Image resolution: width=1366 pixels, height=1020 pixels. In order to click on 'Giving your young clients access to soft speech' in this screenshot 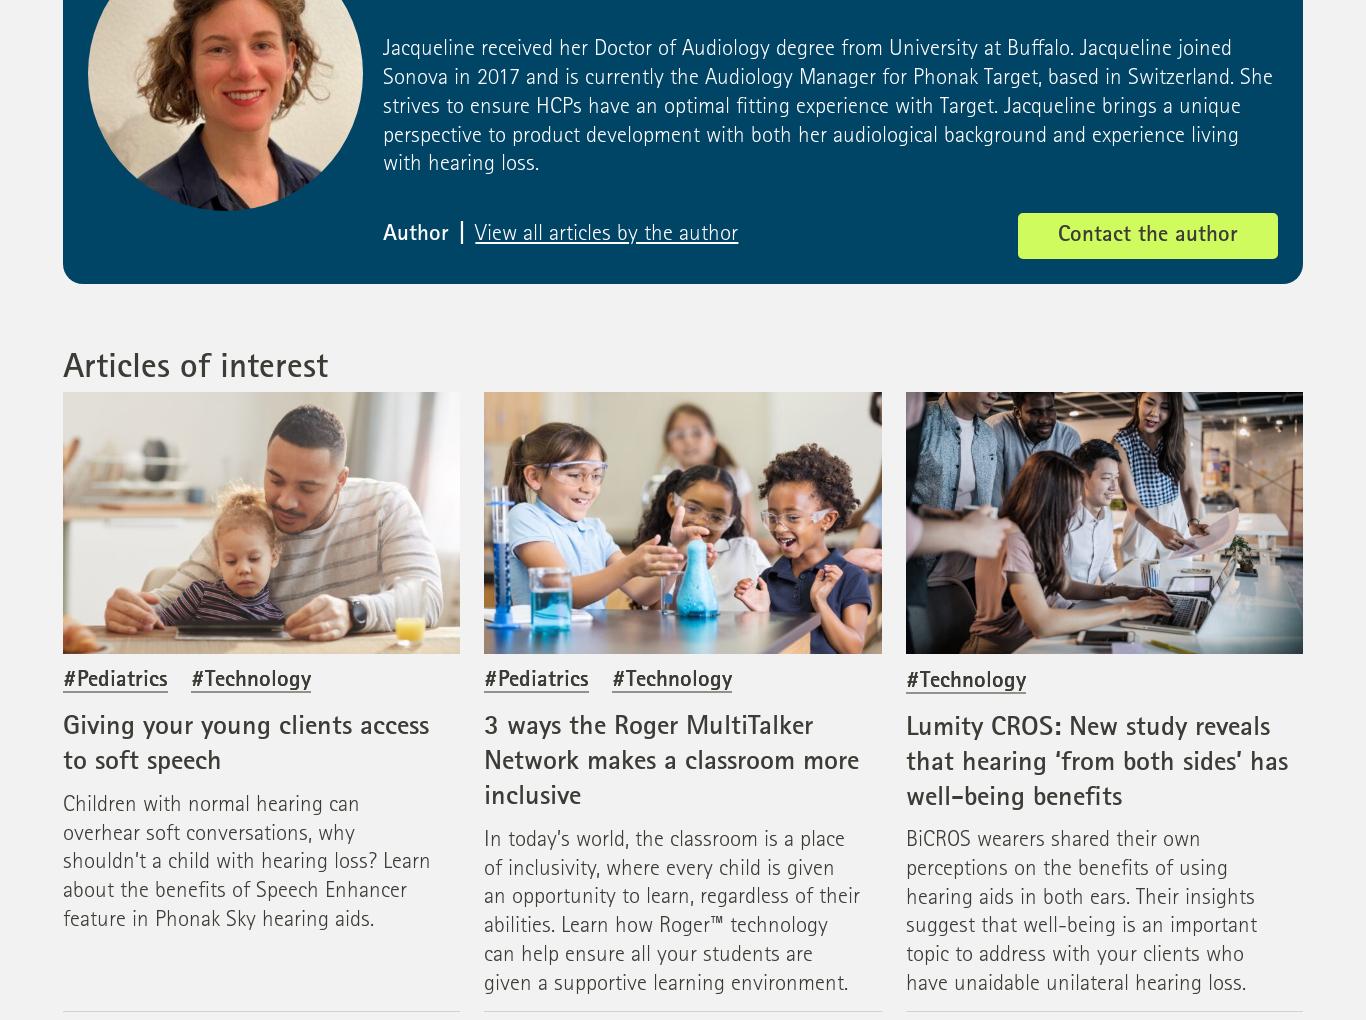, I will do `click(246, 745)`.